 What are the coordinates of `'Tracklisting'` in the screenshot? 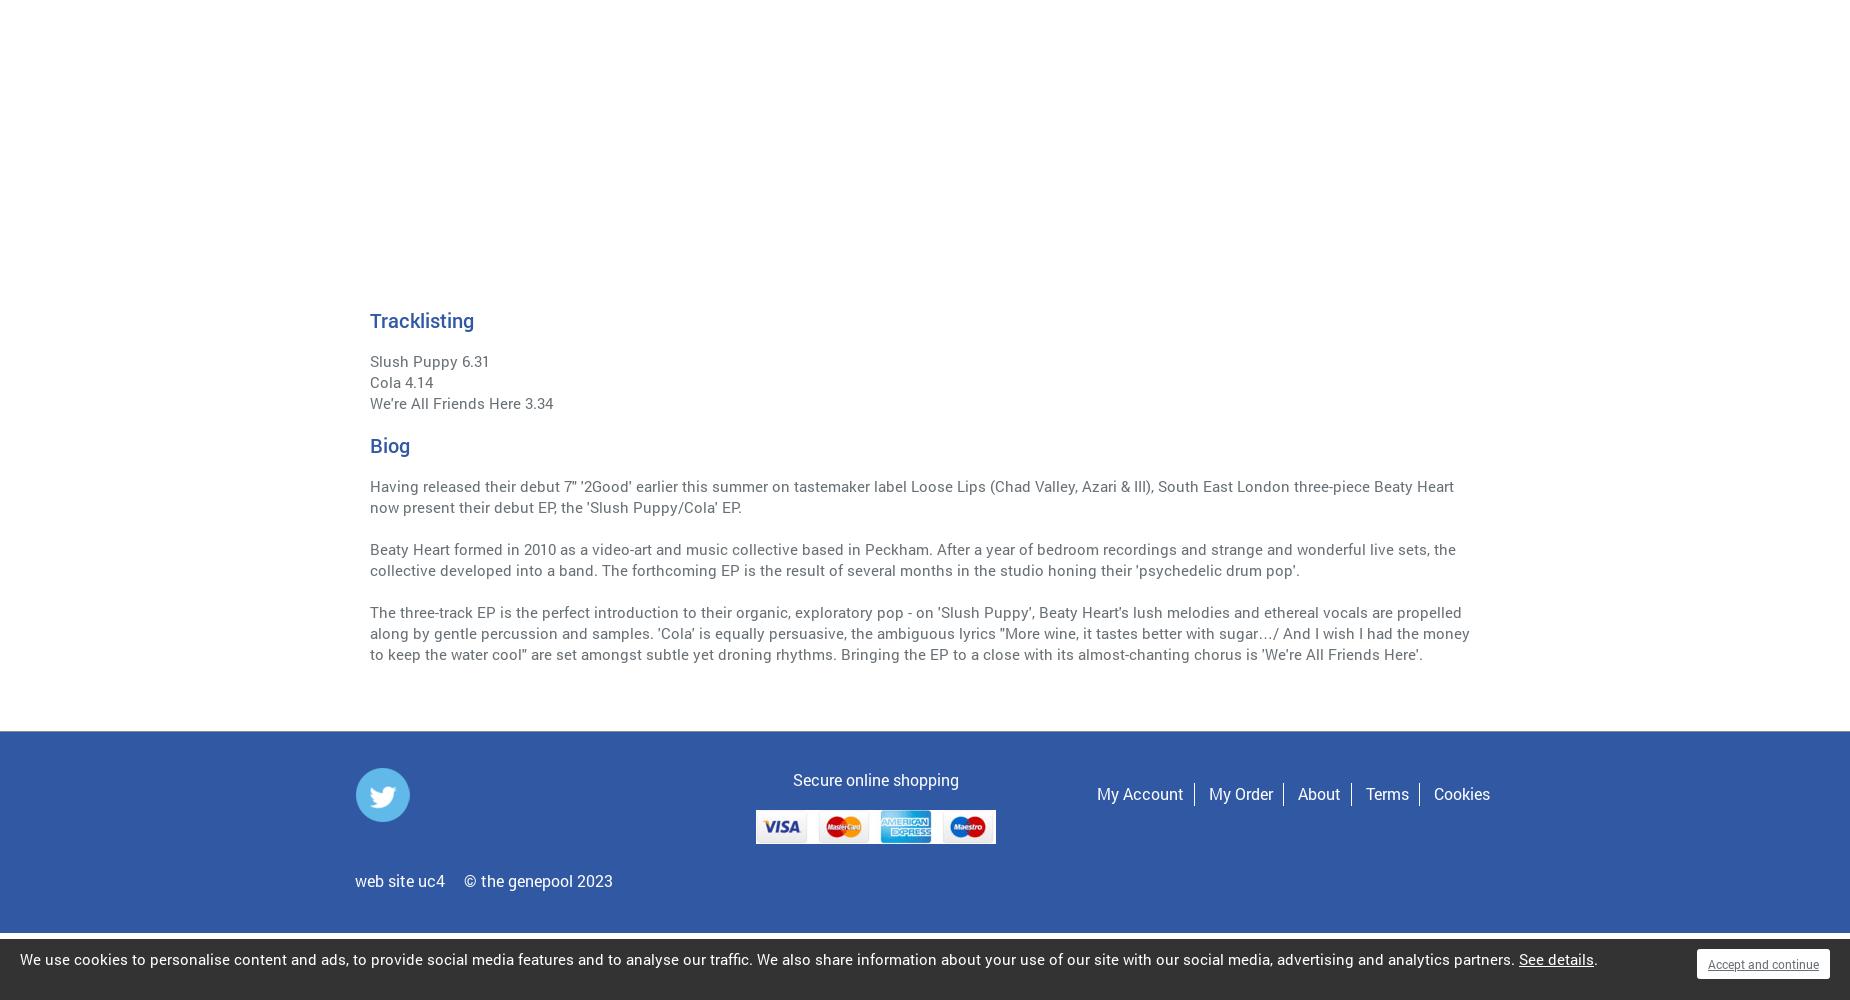 It's located at (420, 319).